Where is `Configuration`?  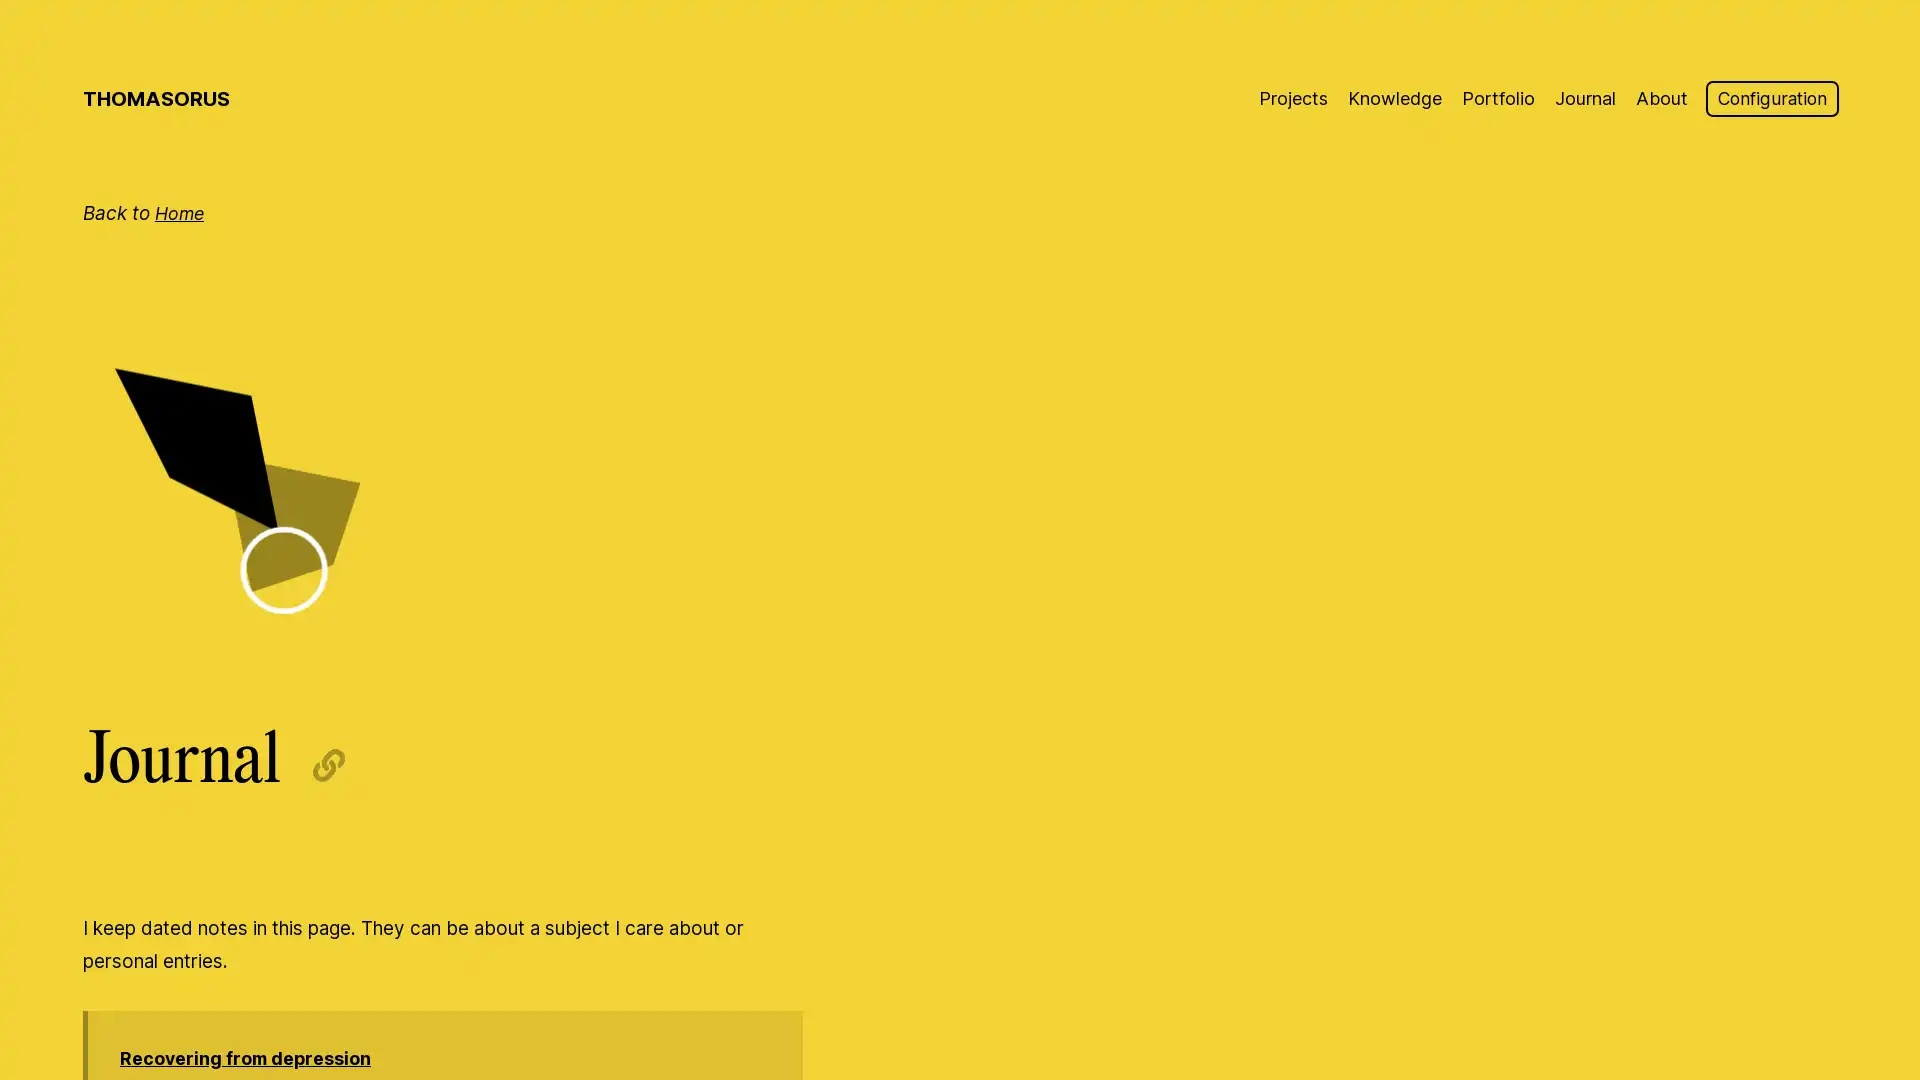 Configuration is located at coordinates (1767, 99).